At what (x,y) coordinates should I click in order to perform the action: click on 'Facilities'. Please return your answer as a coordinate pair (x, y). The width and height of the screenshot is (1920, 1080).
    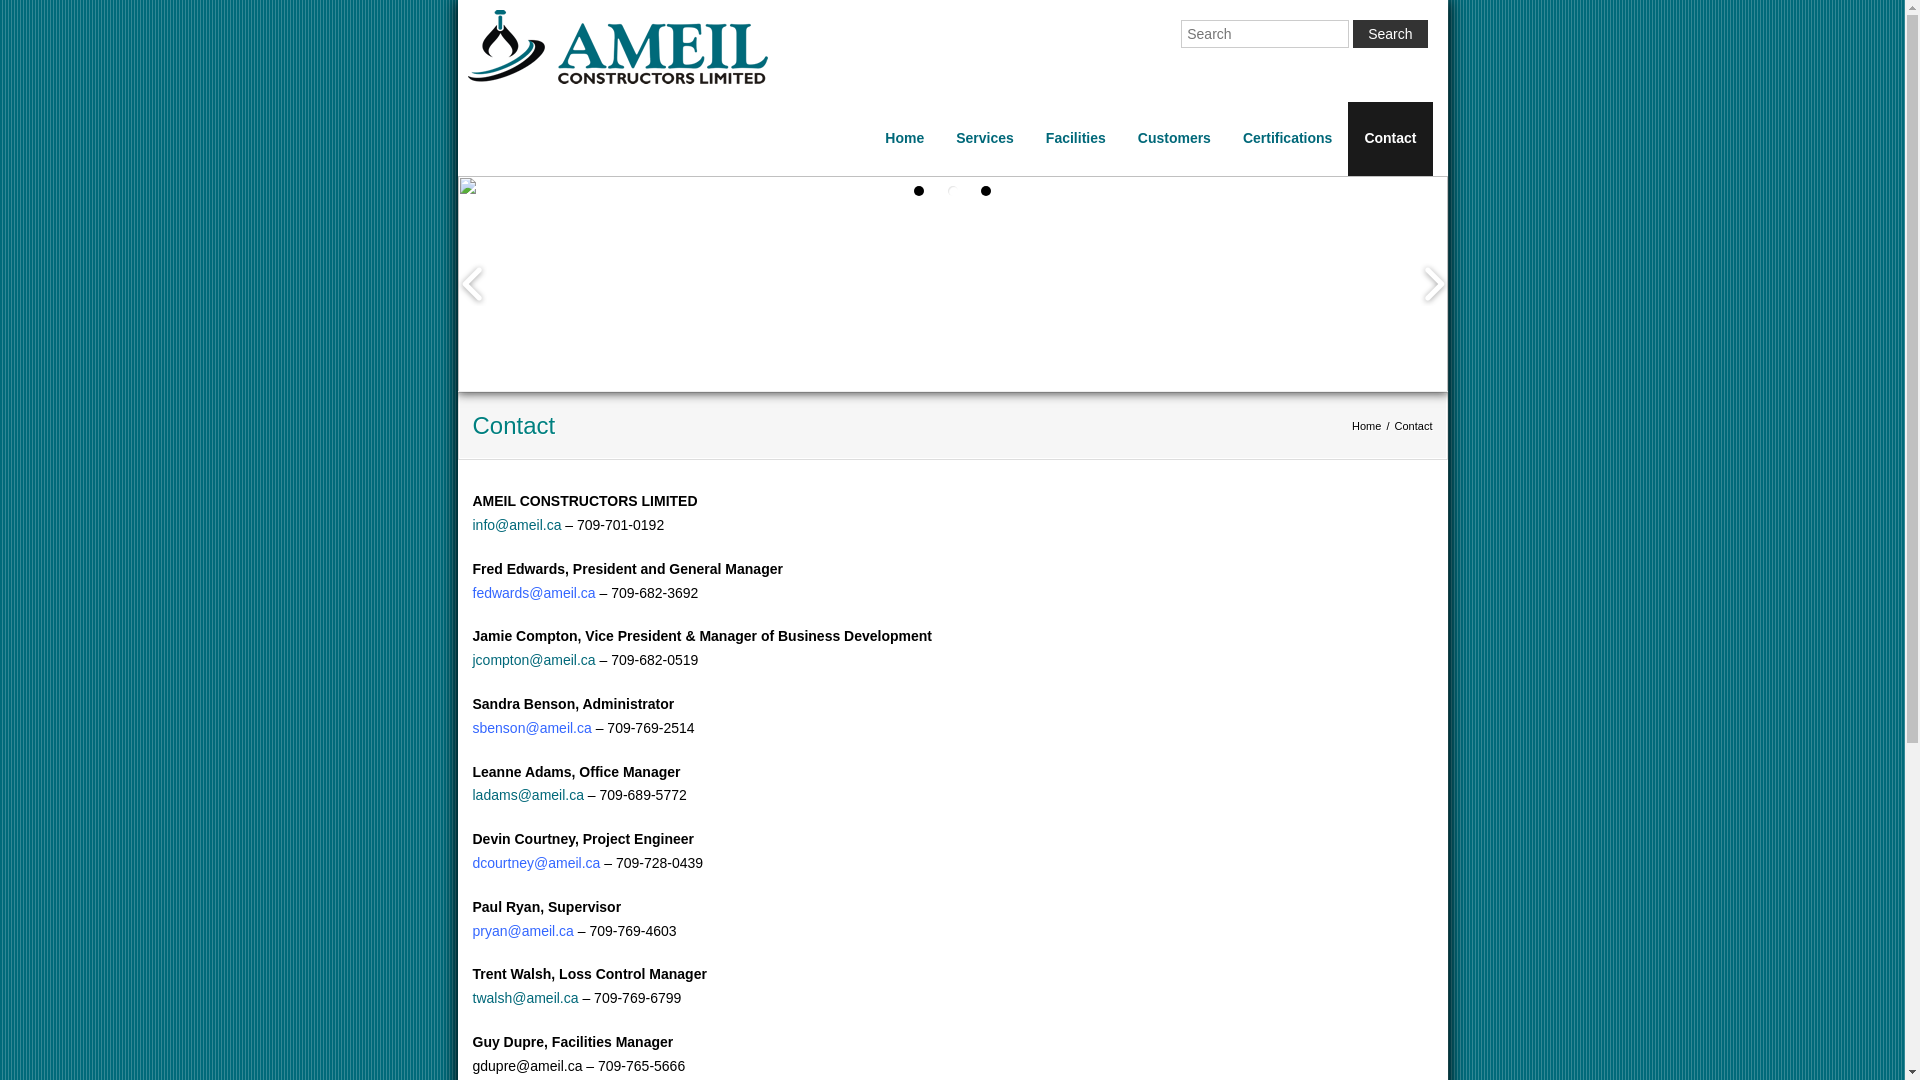
    Looking at the image, I should click on (1074, 137).